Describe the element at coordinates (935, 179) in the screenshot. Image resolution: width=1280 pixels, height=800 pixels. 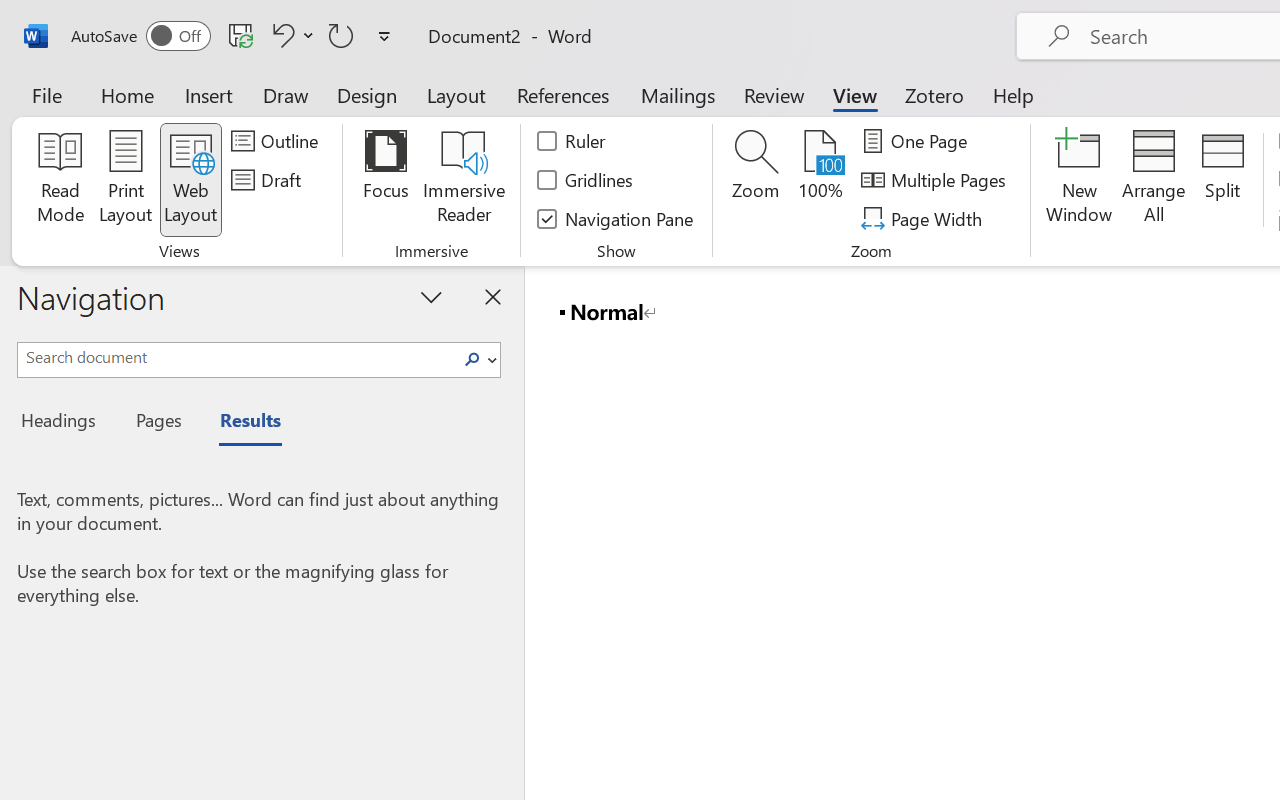
I see `'Multiple Pages'` at that location.